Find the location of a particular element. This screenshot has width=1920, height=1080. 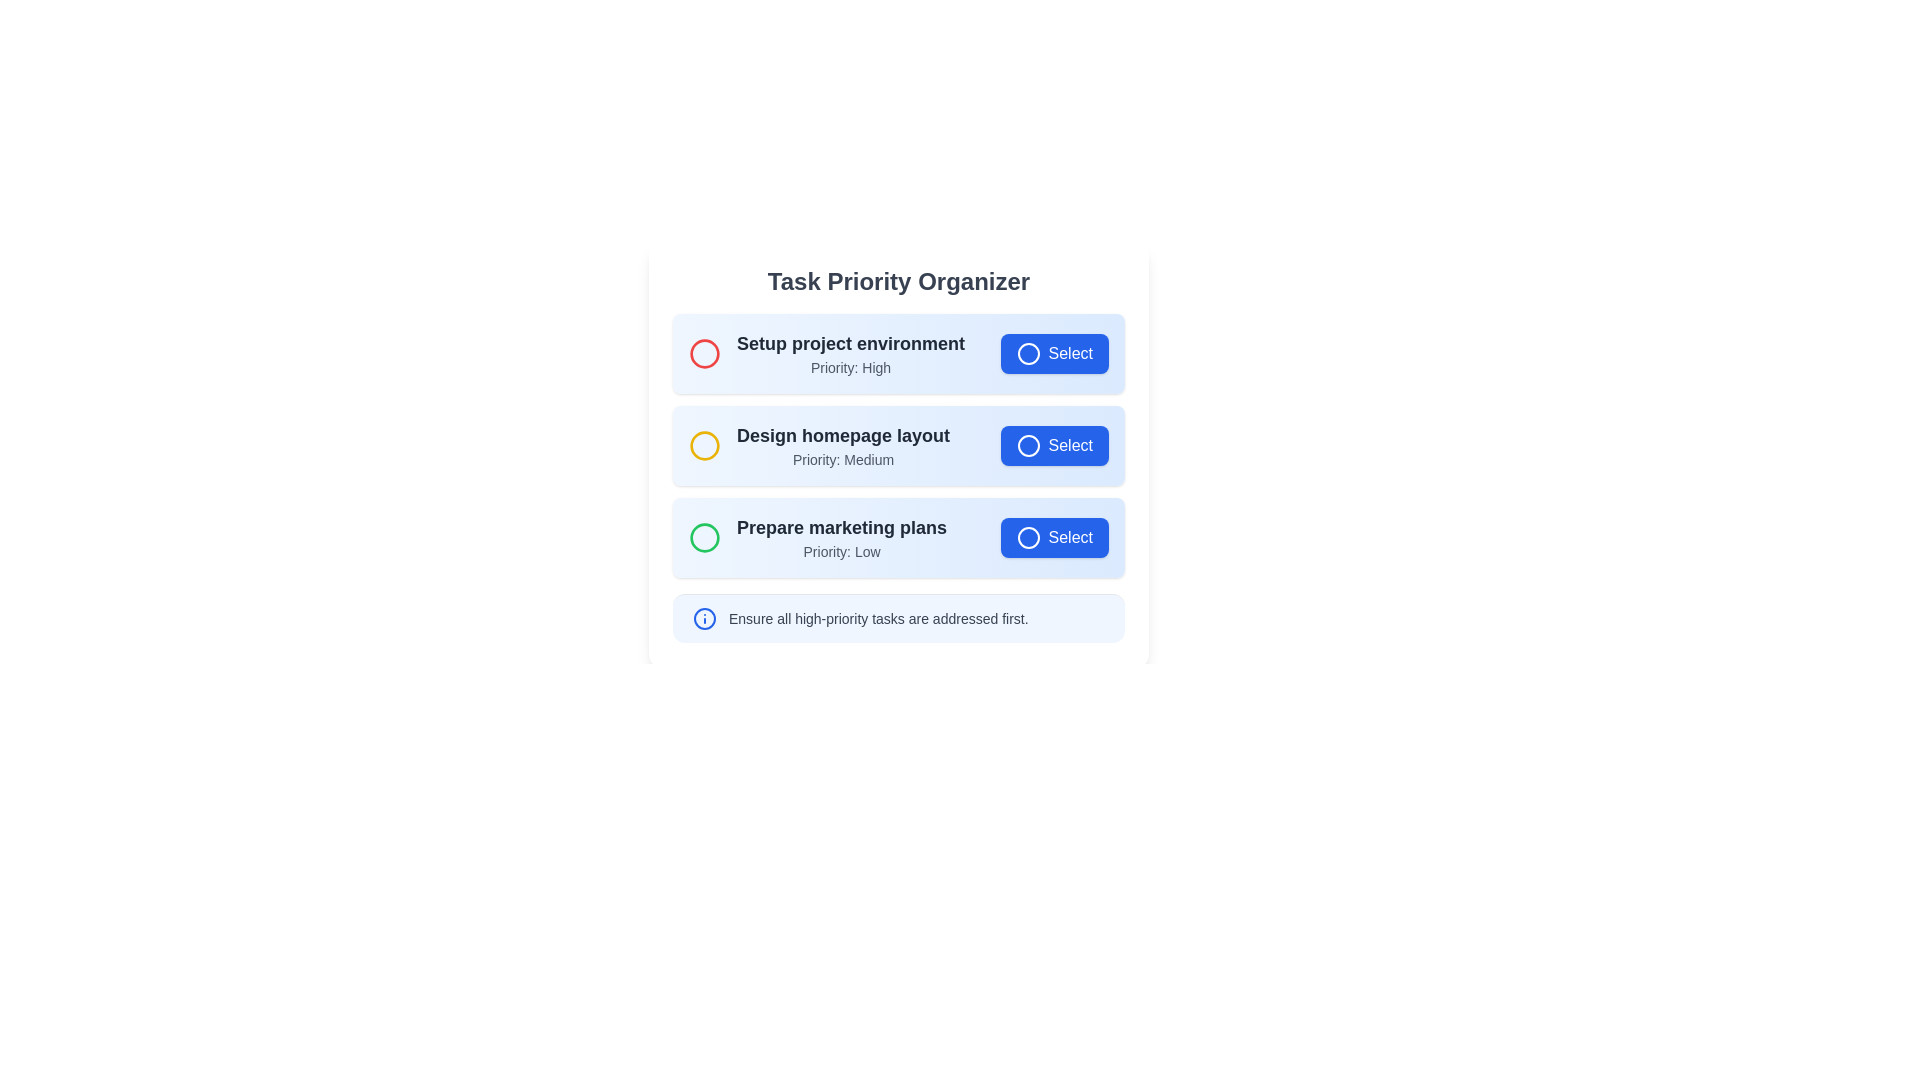

the text display showing 'Prepare marketing plans' with a green circular icon to its left, located within the third task entry of the 'Task Priority Organizer' list is located at coordinates (818, 536).